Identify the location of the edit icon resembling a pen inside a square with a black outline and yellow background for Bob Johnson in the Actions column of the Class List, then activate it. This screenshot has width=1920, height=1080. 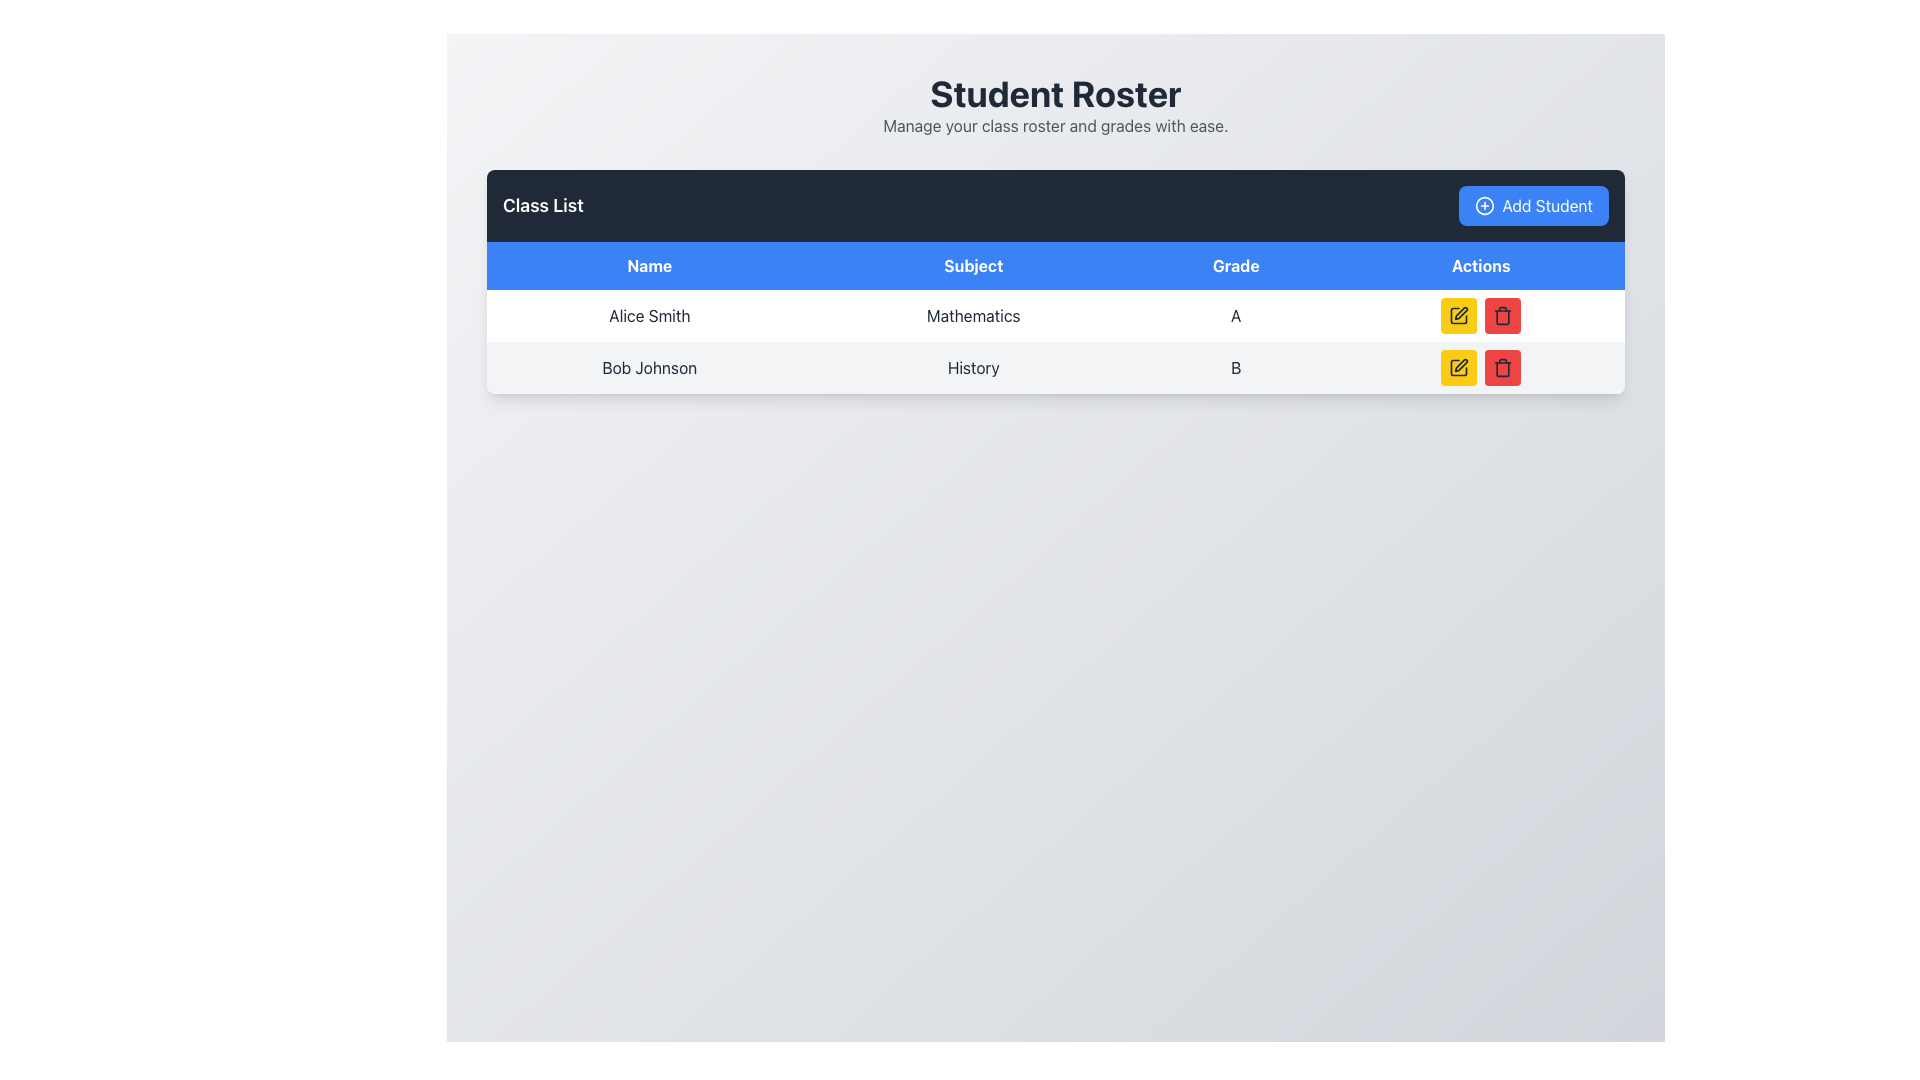
(1459, 367).